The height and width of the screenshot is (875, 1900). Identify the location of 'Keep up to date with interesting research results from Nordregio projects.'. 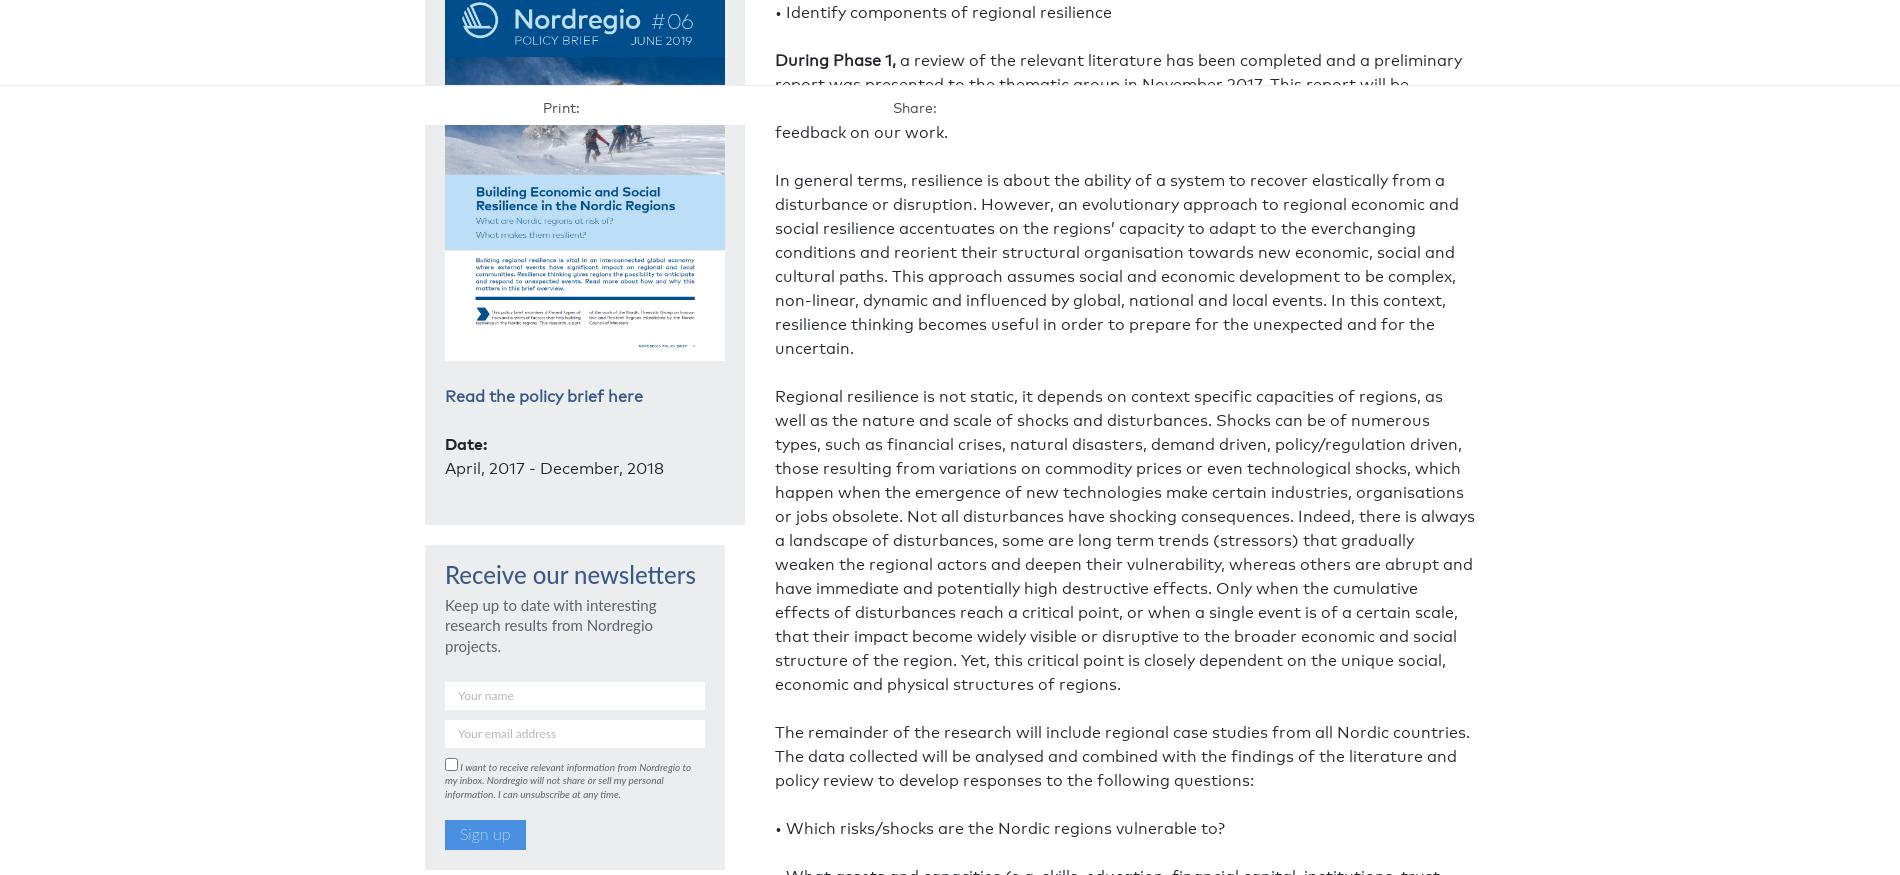
(550, 625).